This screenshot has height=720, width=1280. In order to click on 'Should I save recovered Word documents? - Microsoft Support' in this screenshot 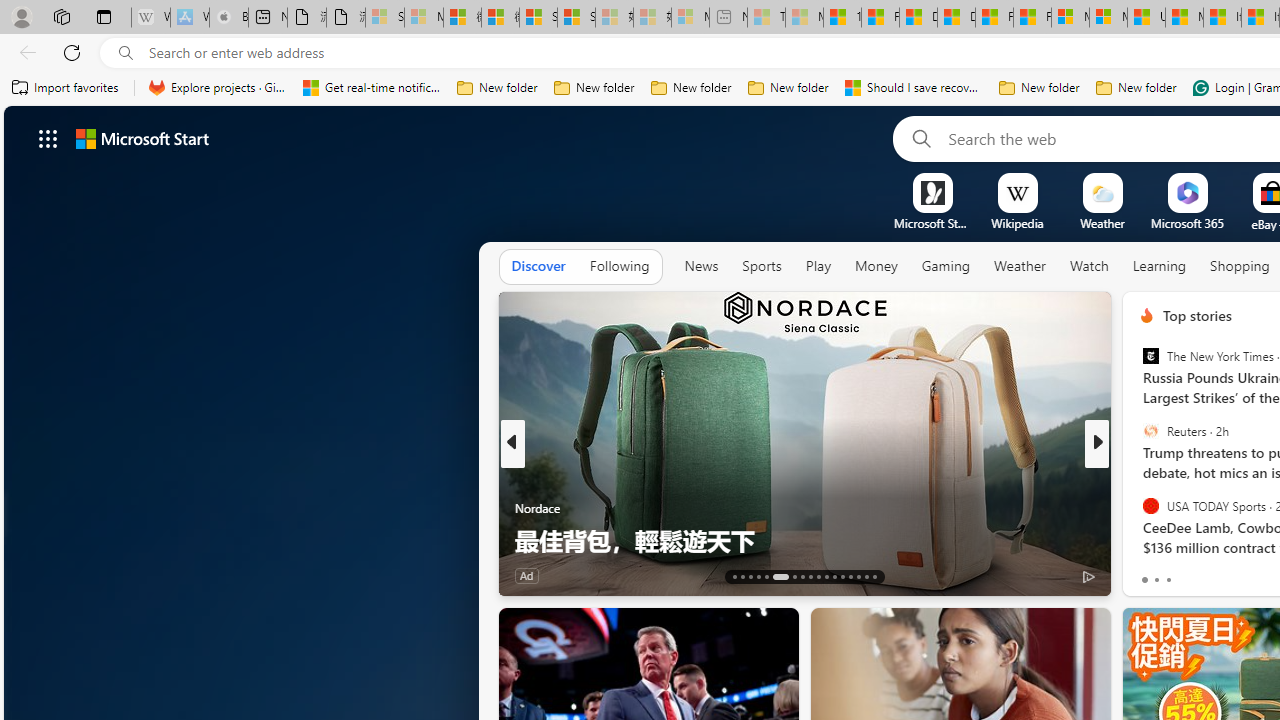, I will do `click(912, 87)`.